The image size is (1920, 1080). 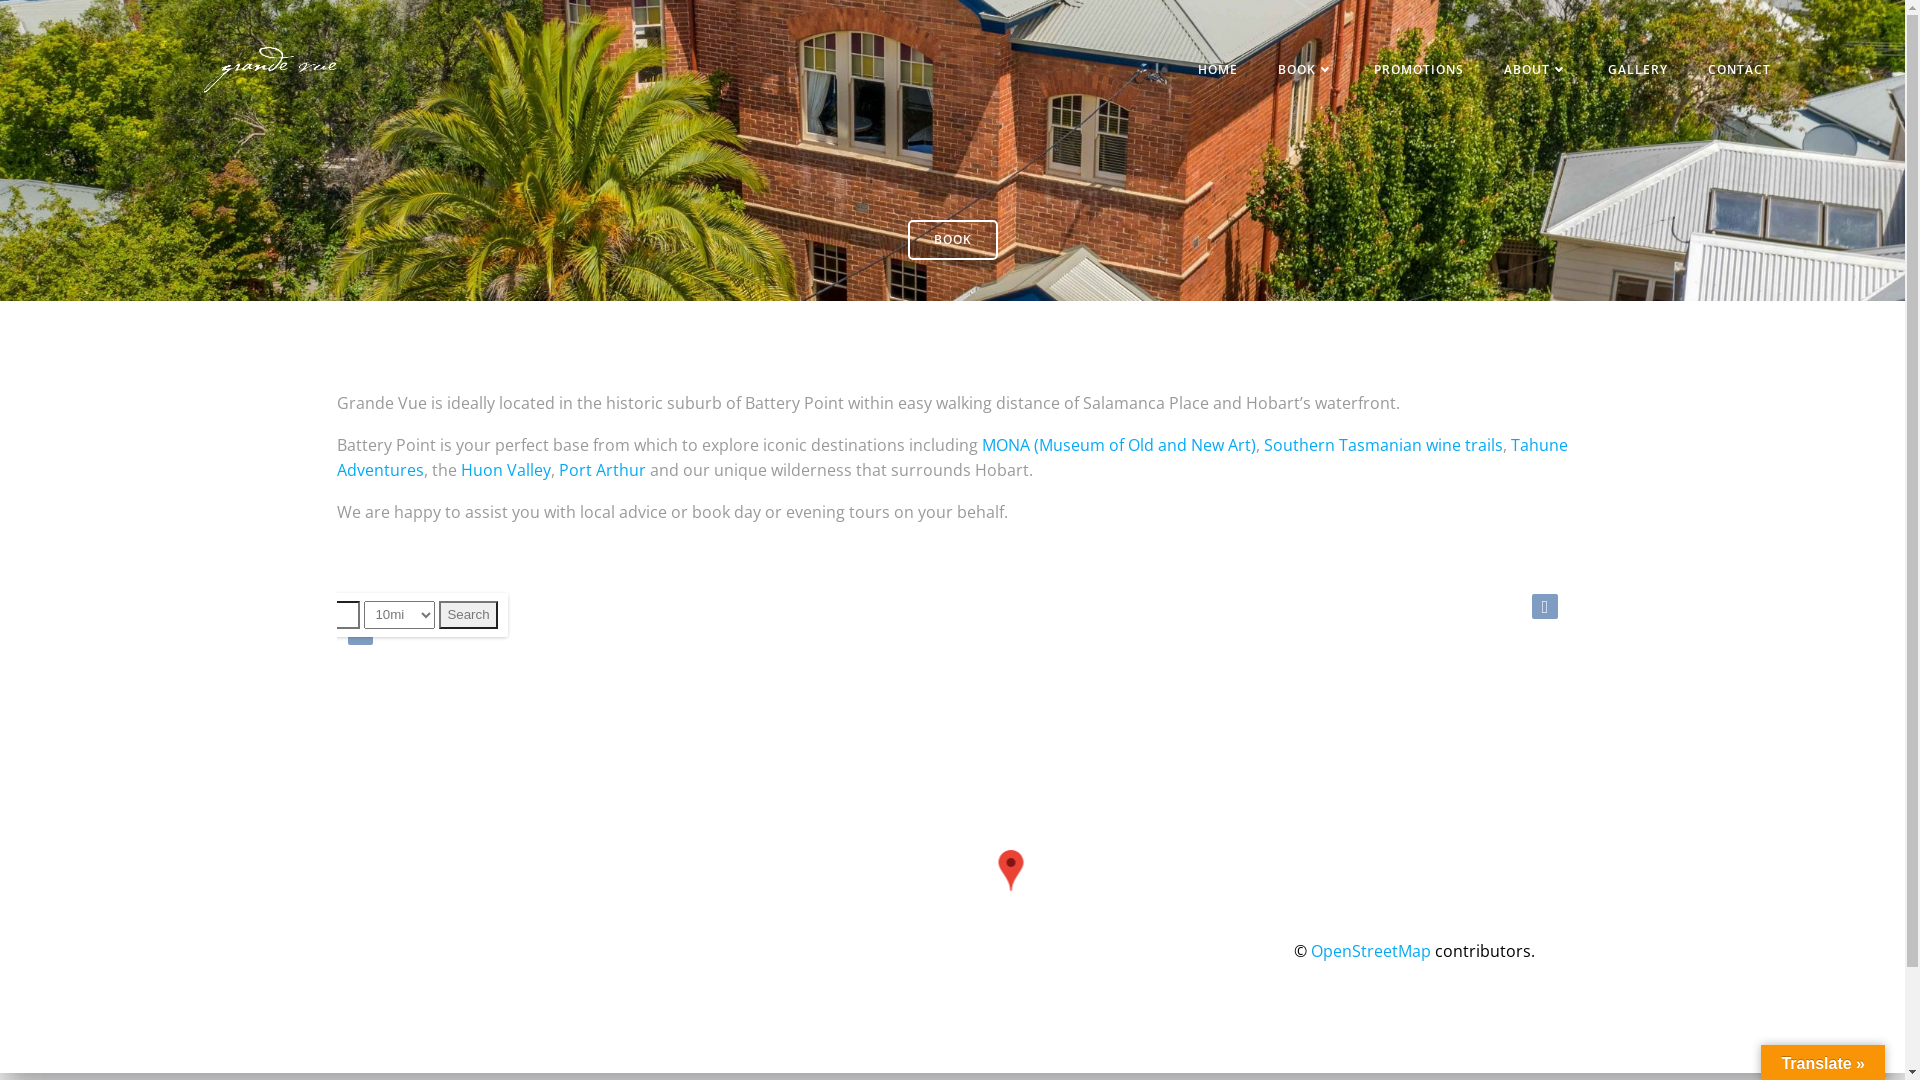 I want to click on 'Colibri', so click(x=1130, y=1019).